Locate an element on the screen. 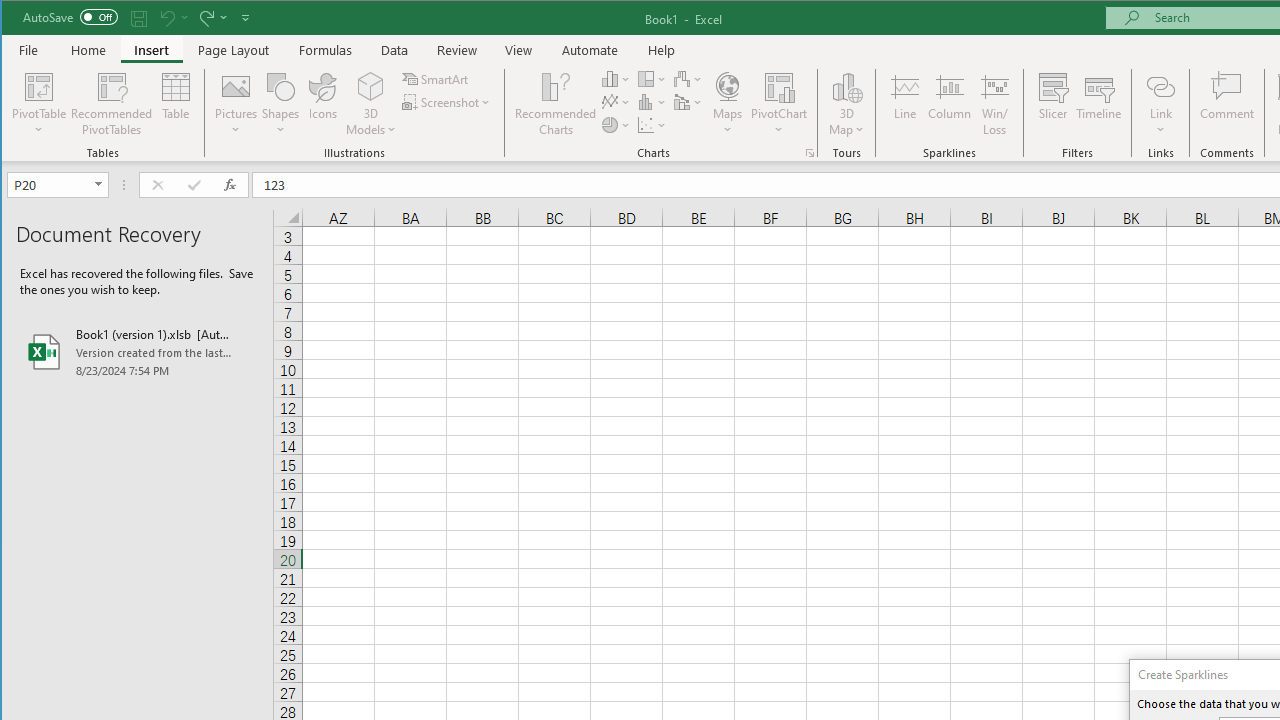  'Recommended Charts' is located at coordinates (810, 152).